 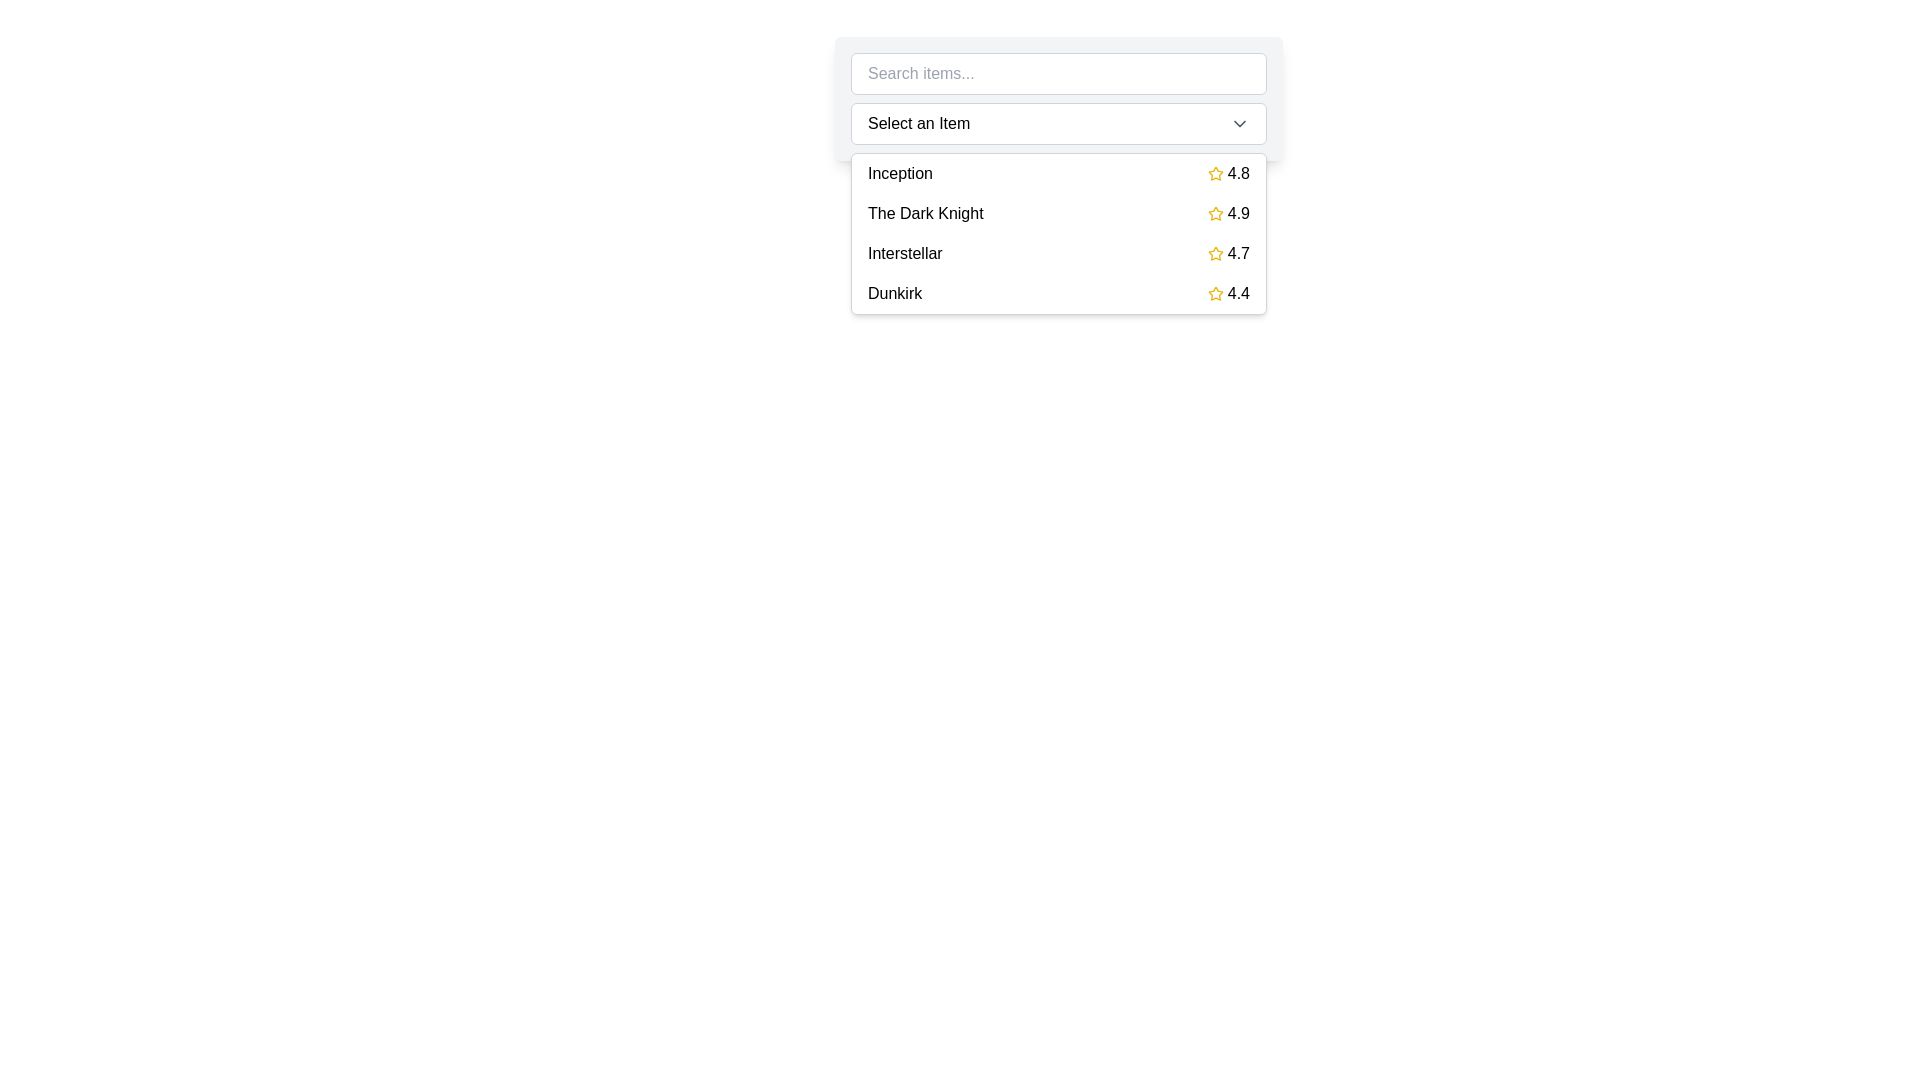 I want to click on the selectable text option displaying 'Dunkirk' in the dropdown menu, so click(x=894, y=293).